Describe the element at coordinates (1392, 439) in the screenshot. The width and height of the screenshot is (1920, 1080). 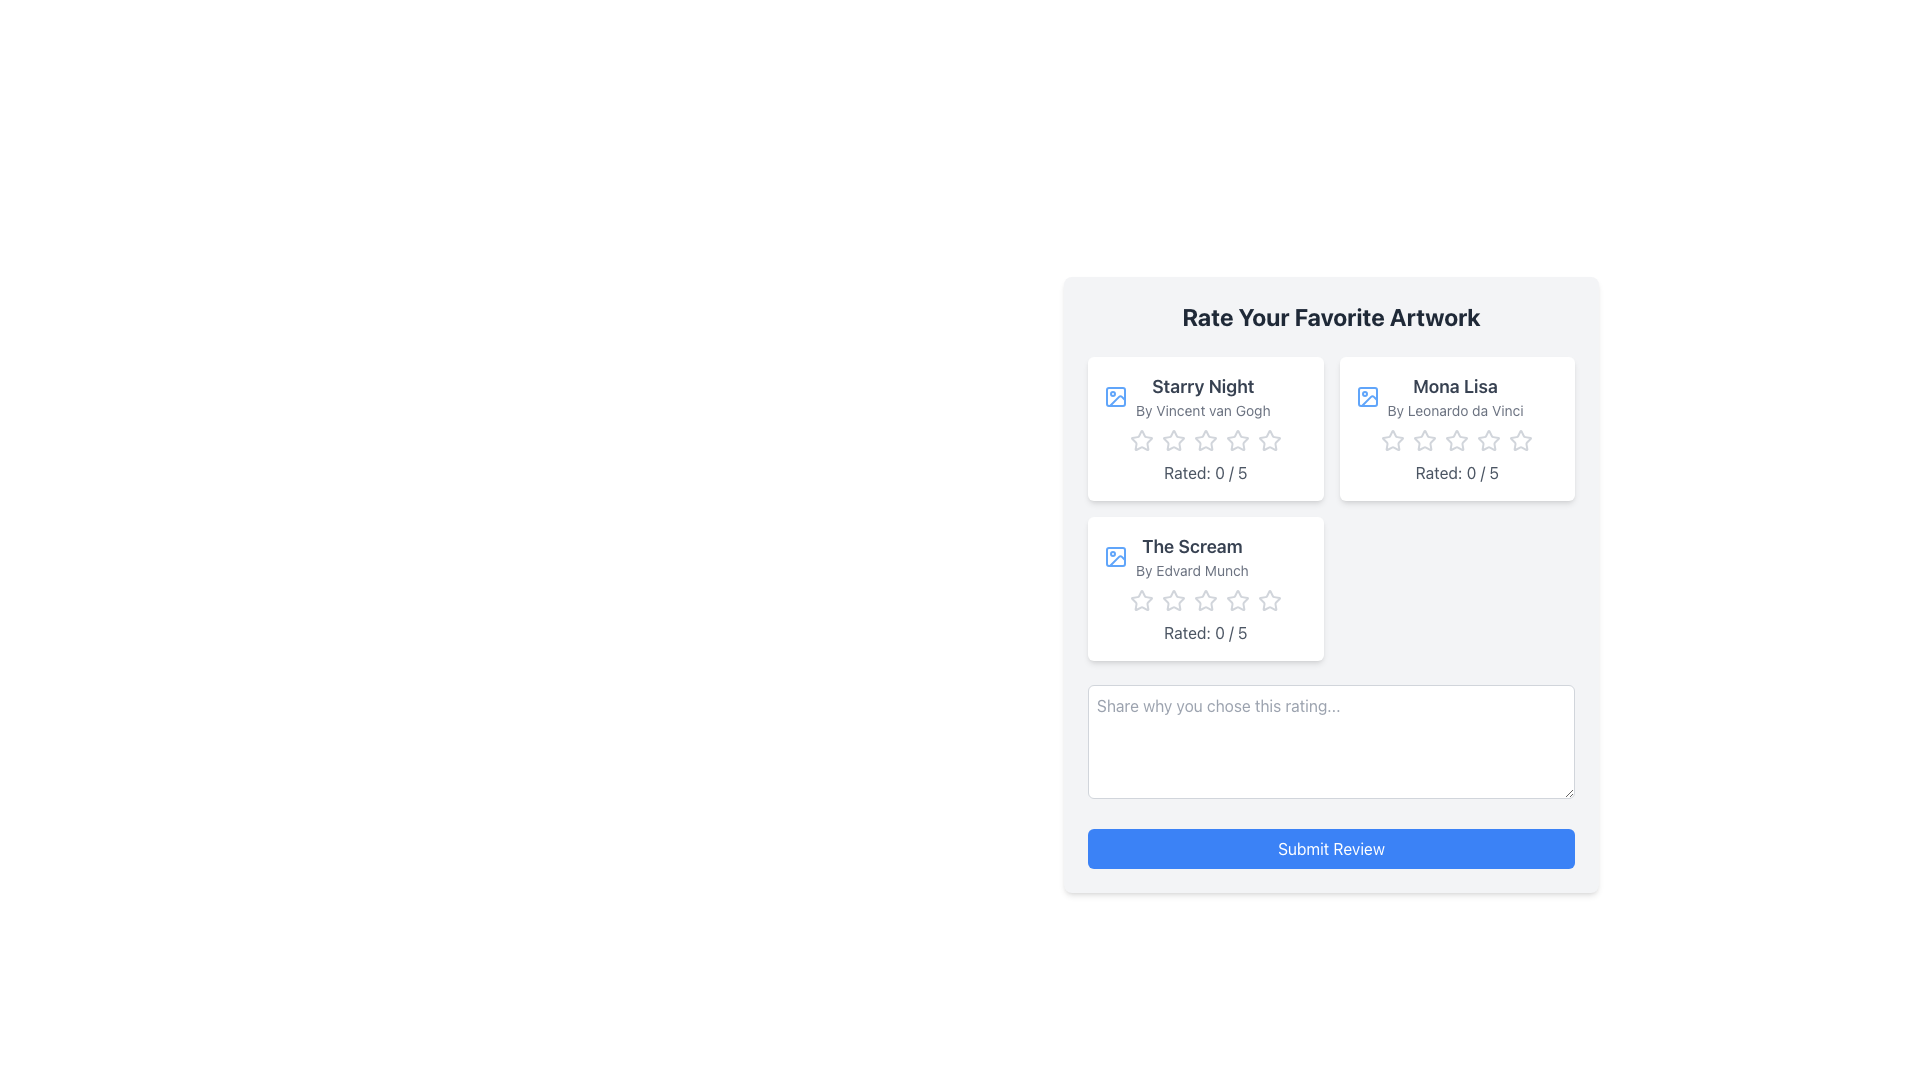
I see `the first star icon in the five-star rating system for 'Mona Lisa by Leonardo da Vinci'` at that location.